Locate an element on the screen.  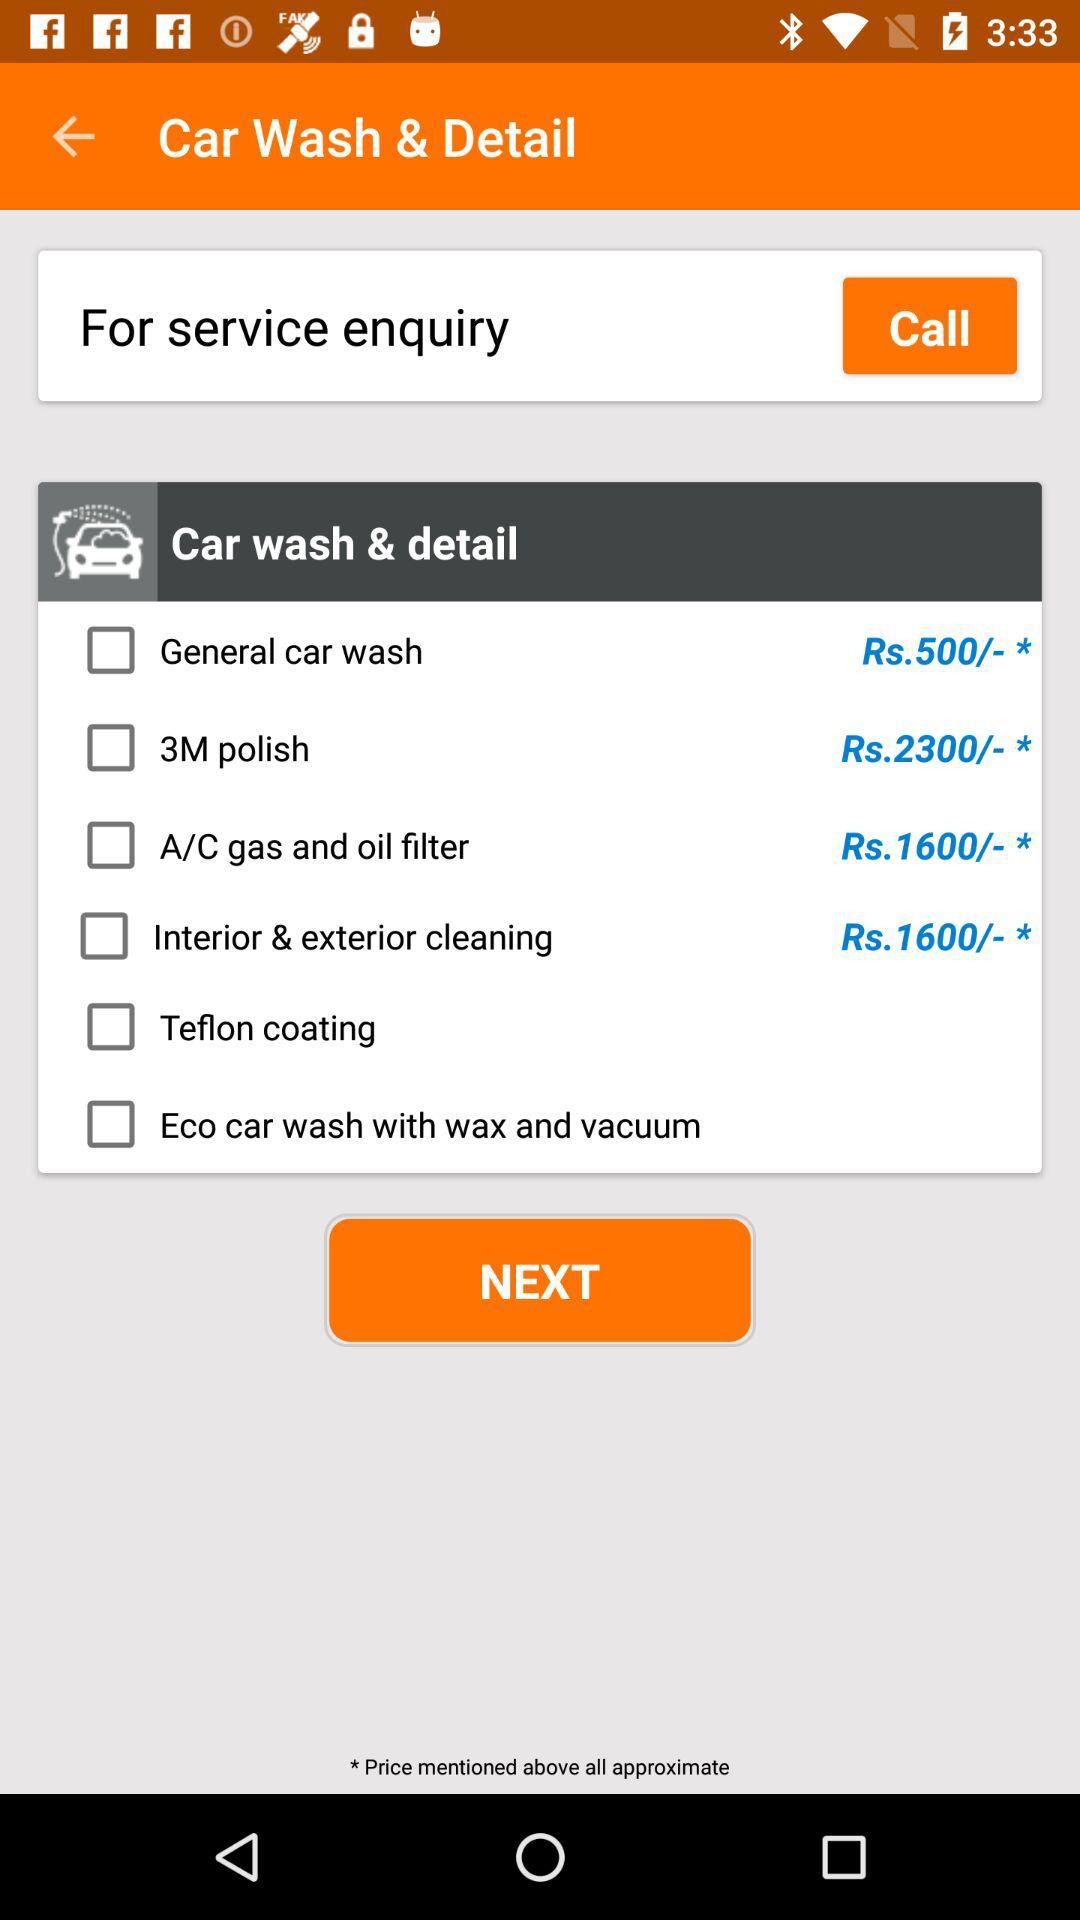
item to the left of car wash & detail icon is located at coordinates (72, 135).